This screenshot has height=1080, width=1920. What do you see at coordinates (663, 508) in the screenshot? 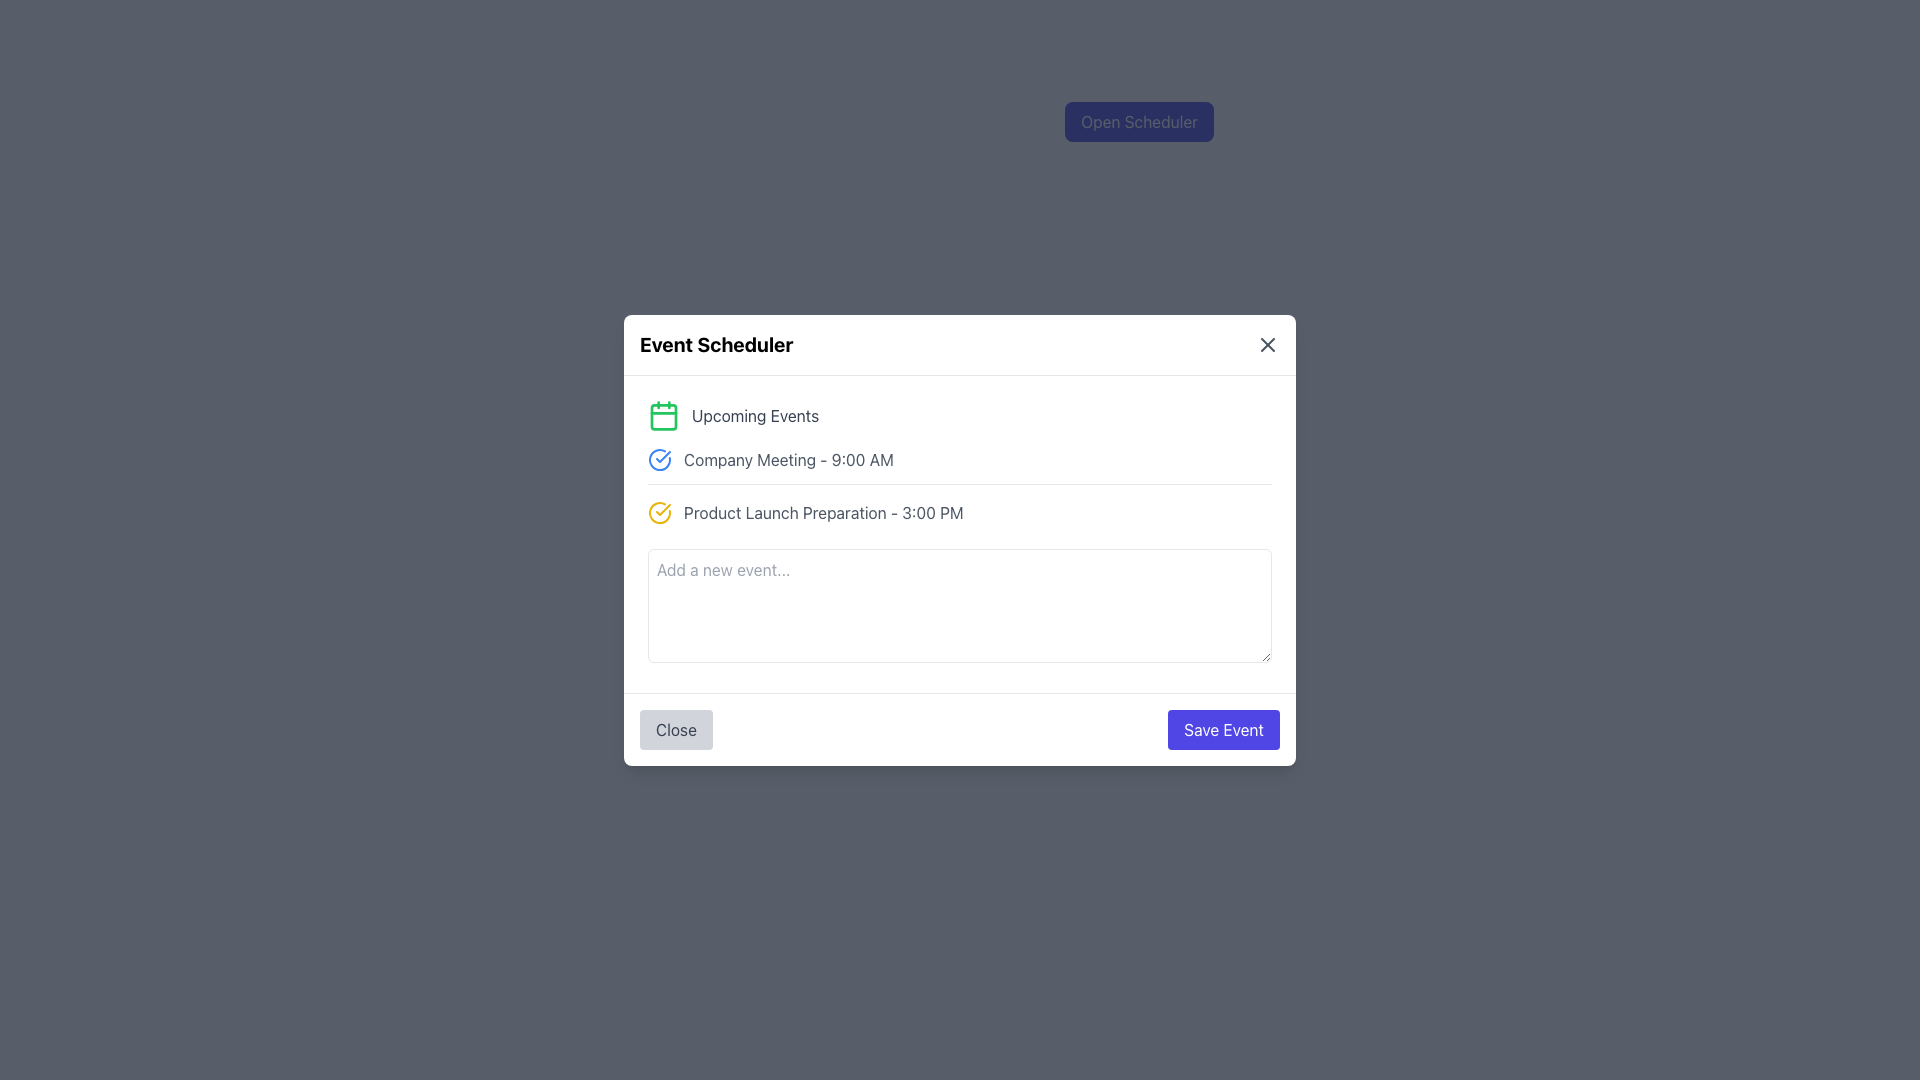
I see `the yellow checkmark vector icon located in the second event item of the Event Scheduler modal, which is aligned to the left of the text 'Company Meeting - 9:00 AM'` at bounding box center [663, 508].